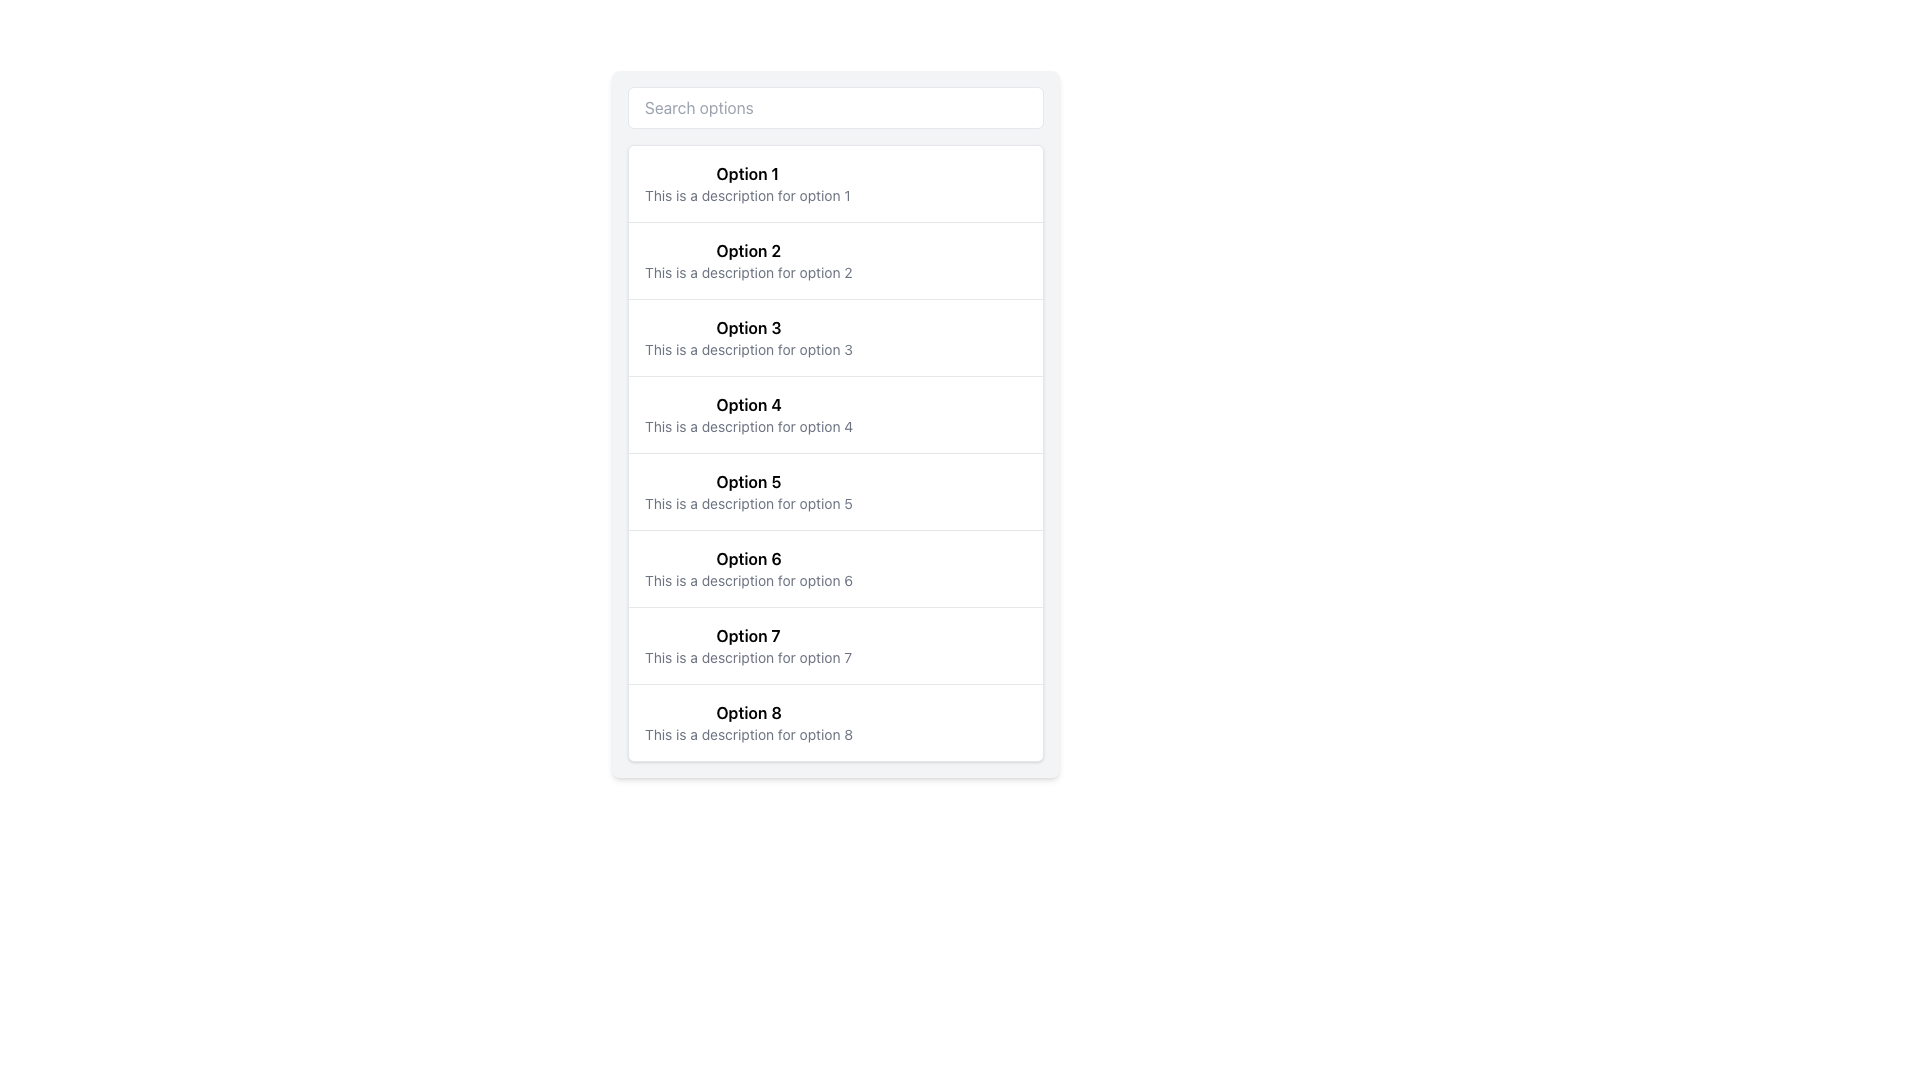 The width and height of the screenshot is (1920, 1080). Describe the element at coordinates (747, 735) in the screenshot. I see `the static text display providing additional information about 'Option 8', which is located directly below the title text for Option 8 in the list interface` at that location.